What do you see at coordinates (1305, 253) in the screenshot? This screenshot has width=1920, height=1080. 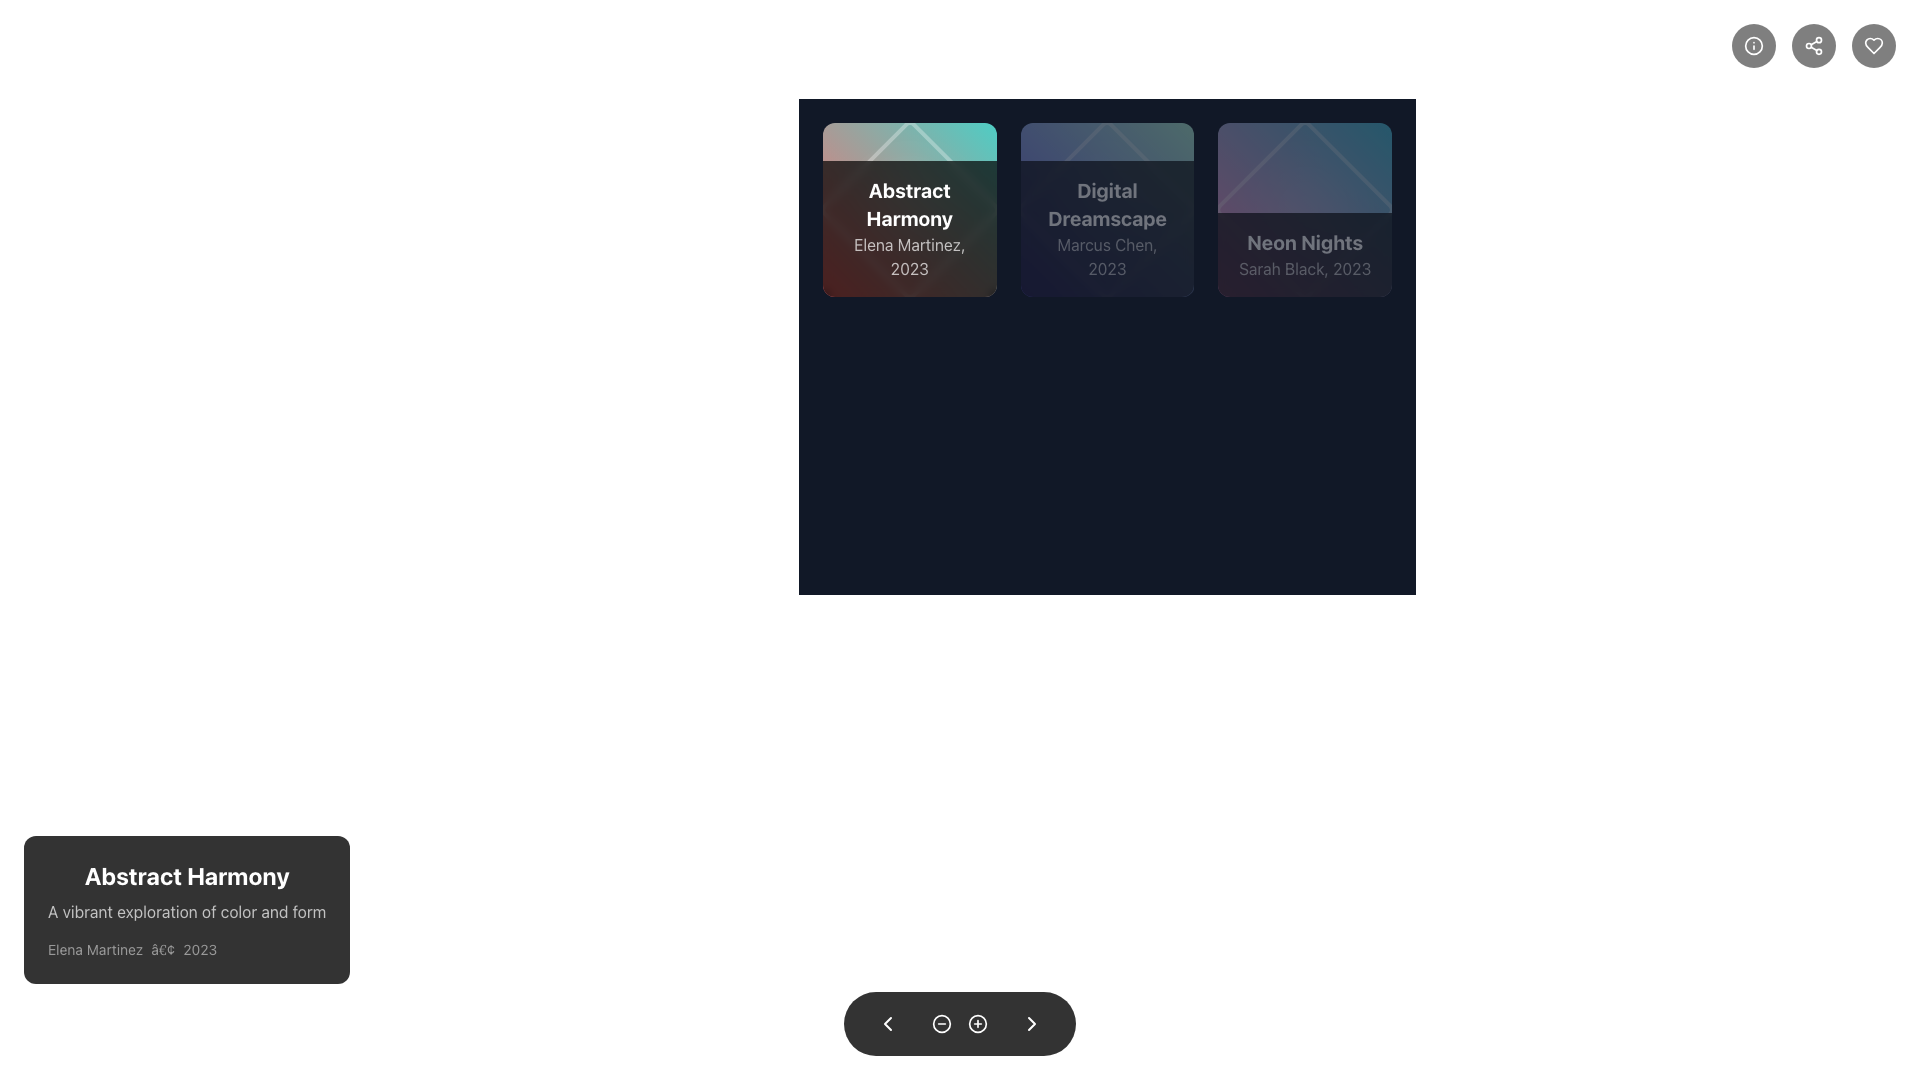 I see `the text label displaying the title 'Neon Nights' by 'Sarah Black' (2023) located at the bottom of the card in the third column` at bounding box center [1305, 253].